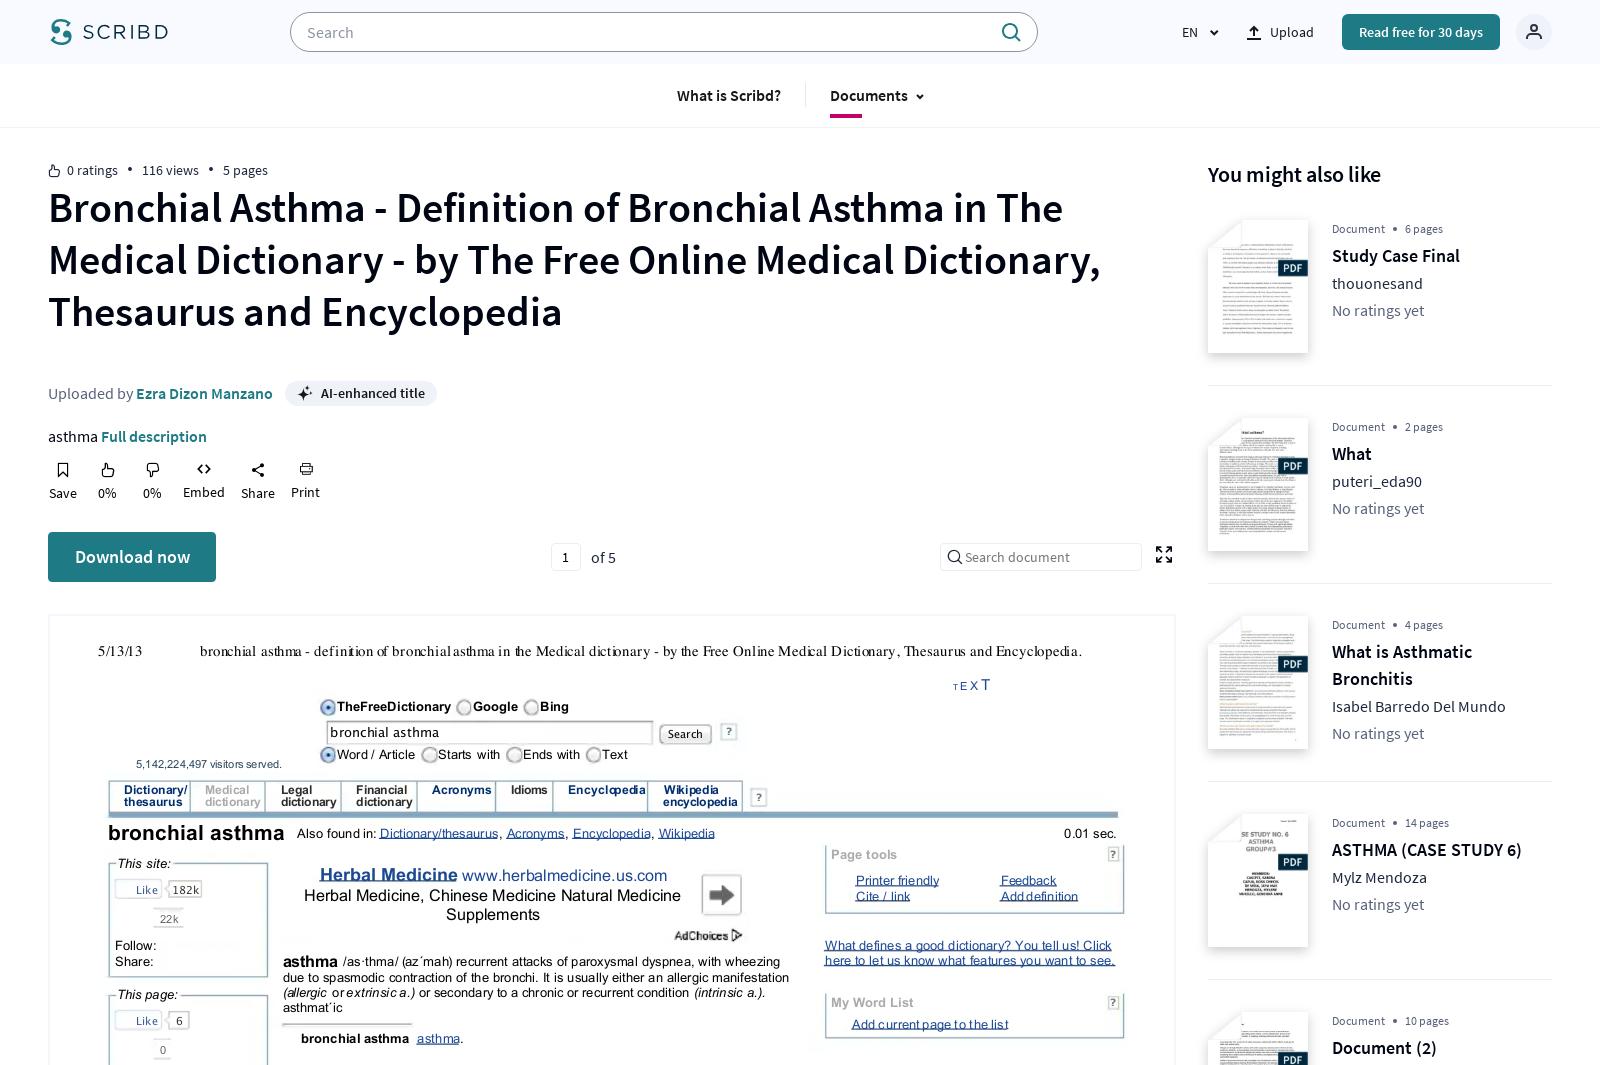  I want to click on 'Print', so click(305, 491).